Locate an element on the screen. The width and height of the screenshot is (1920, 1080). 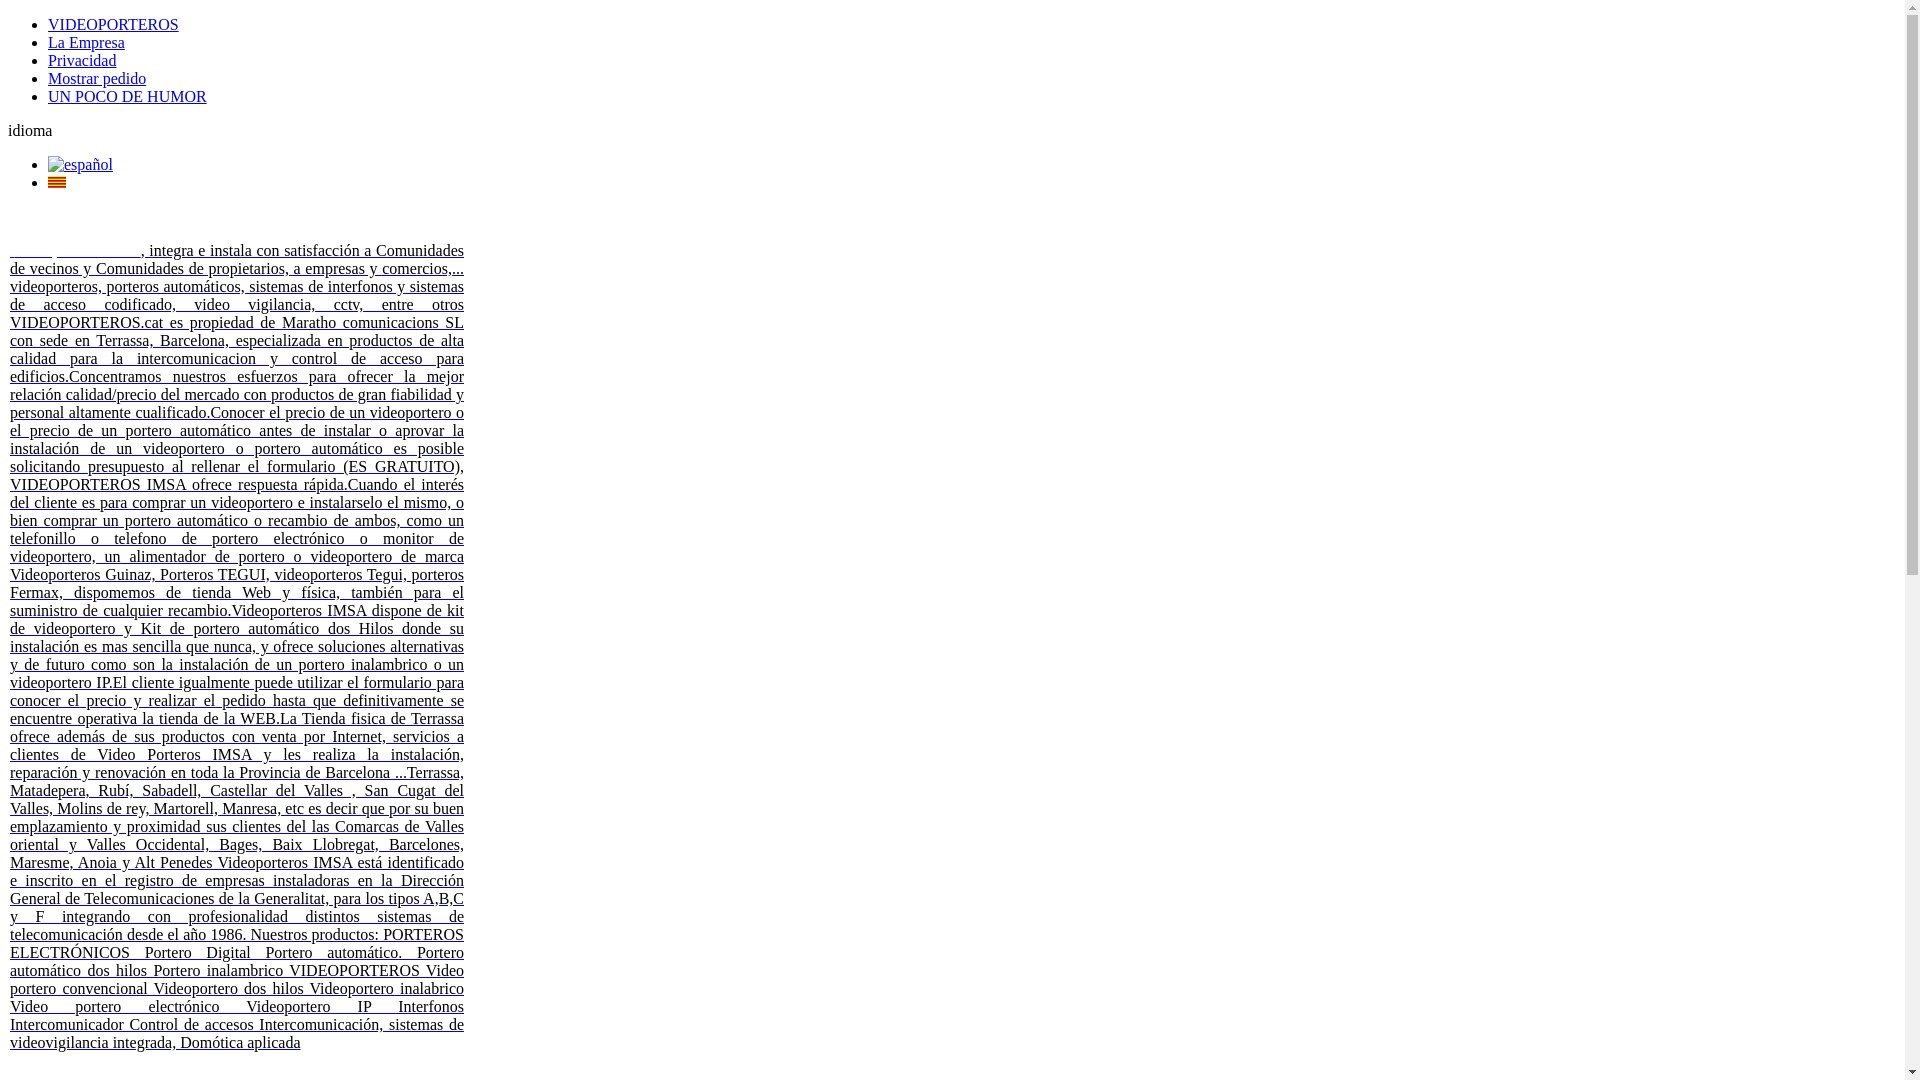
'Mostrar pedido' is located at coordinates (95, 77).